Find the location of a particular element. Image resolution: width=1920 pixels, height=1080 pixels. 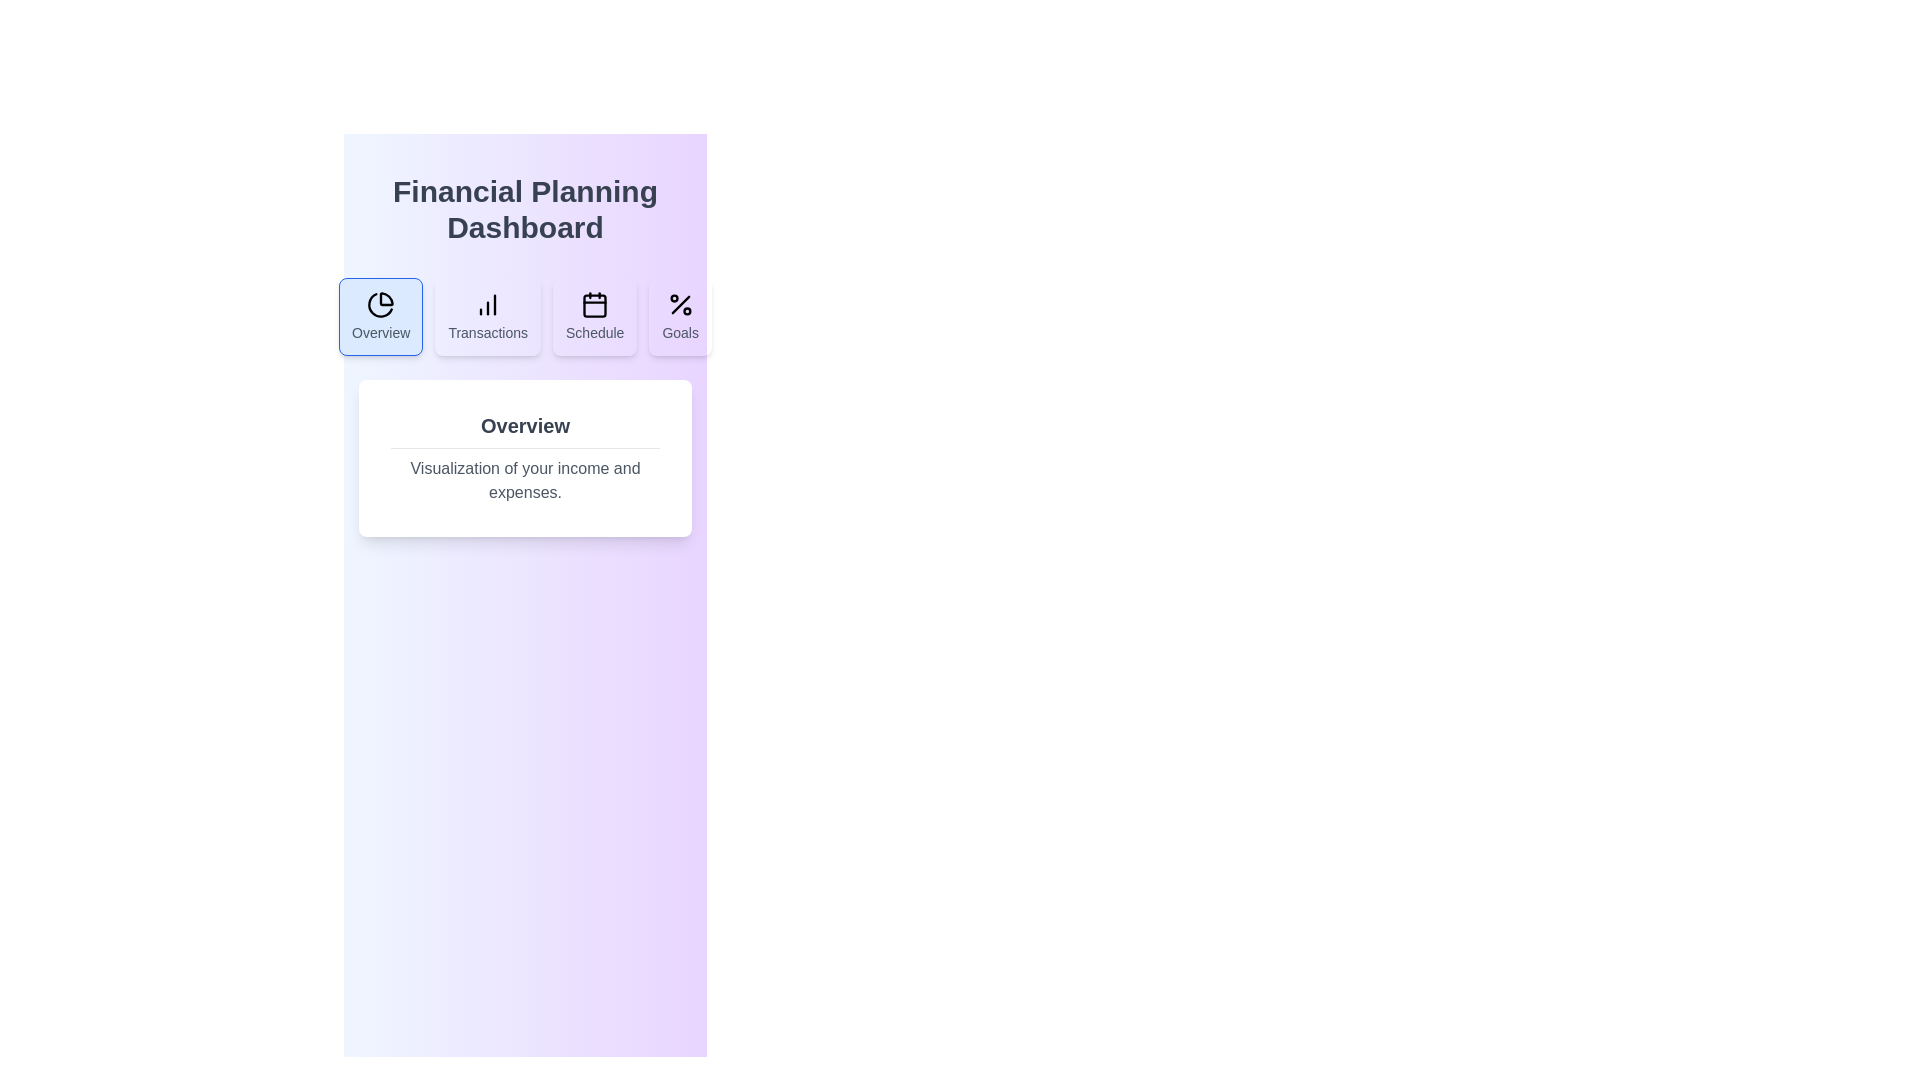

the 'Transactions' navigation button located between the 'Overview' and 'Schedule' buttons is located at coordinates (488, 315).